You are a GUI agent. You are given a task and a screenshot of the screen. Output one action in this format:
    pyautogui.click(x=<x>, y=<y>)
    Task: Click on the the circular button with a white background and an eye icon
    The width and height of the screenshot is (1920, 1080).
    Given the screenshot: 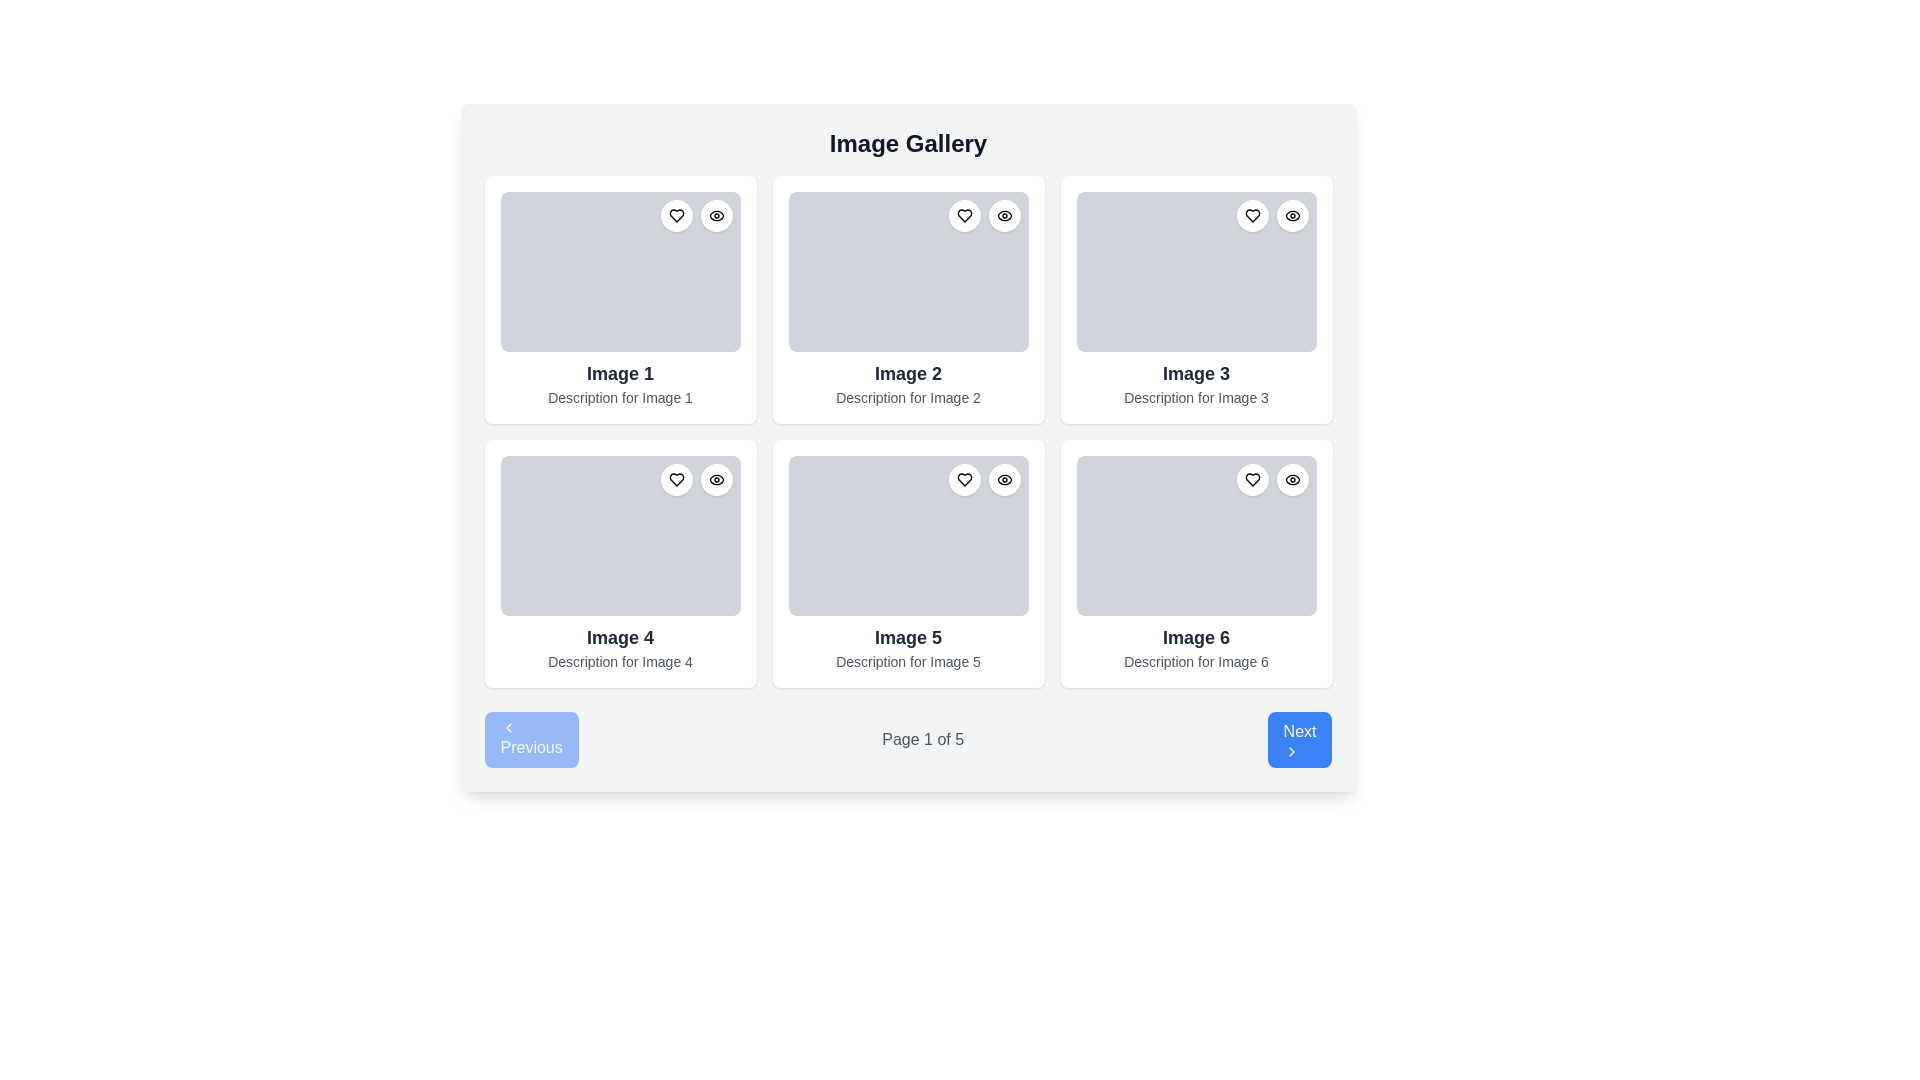 What is the action you would take?
    pyautogui.click(x=1292, y=479)
    